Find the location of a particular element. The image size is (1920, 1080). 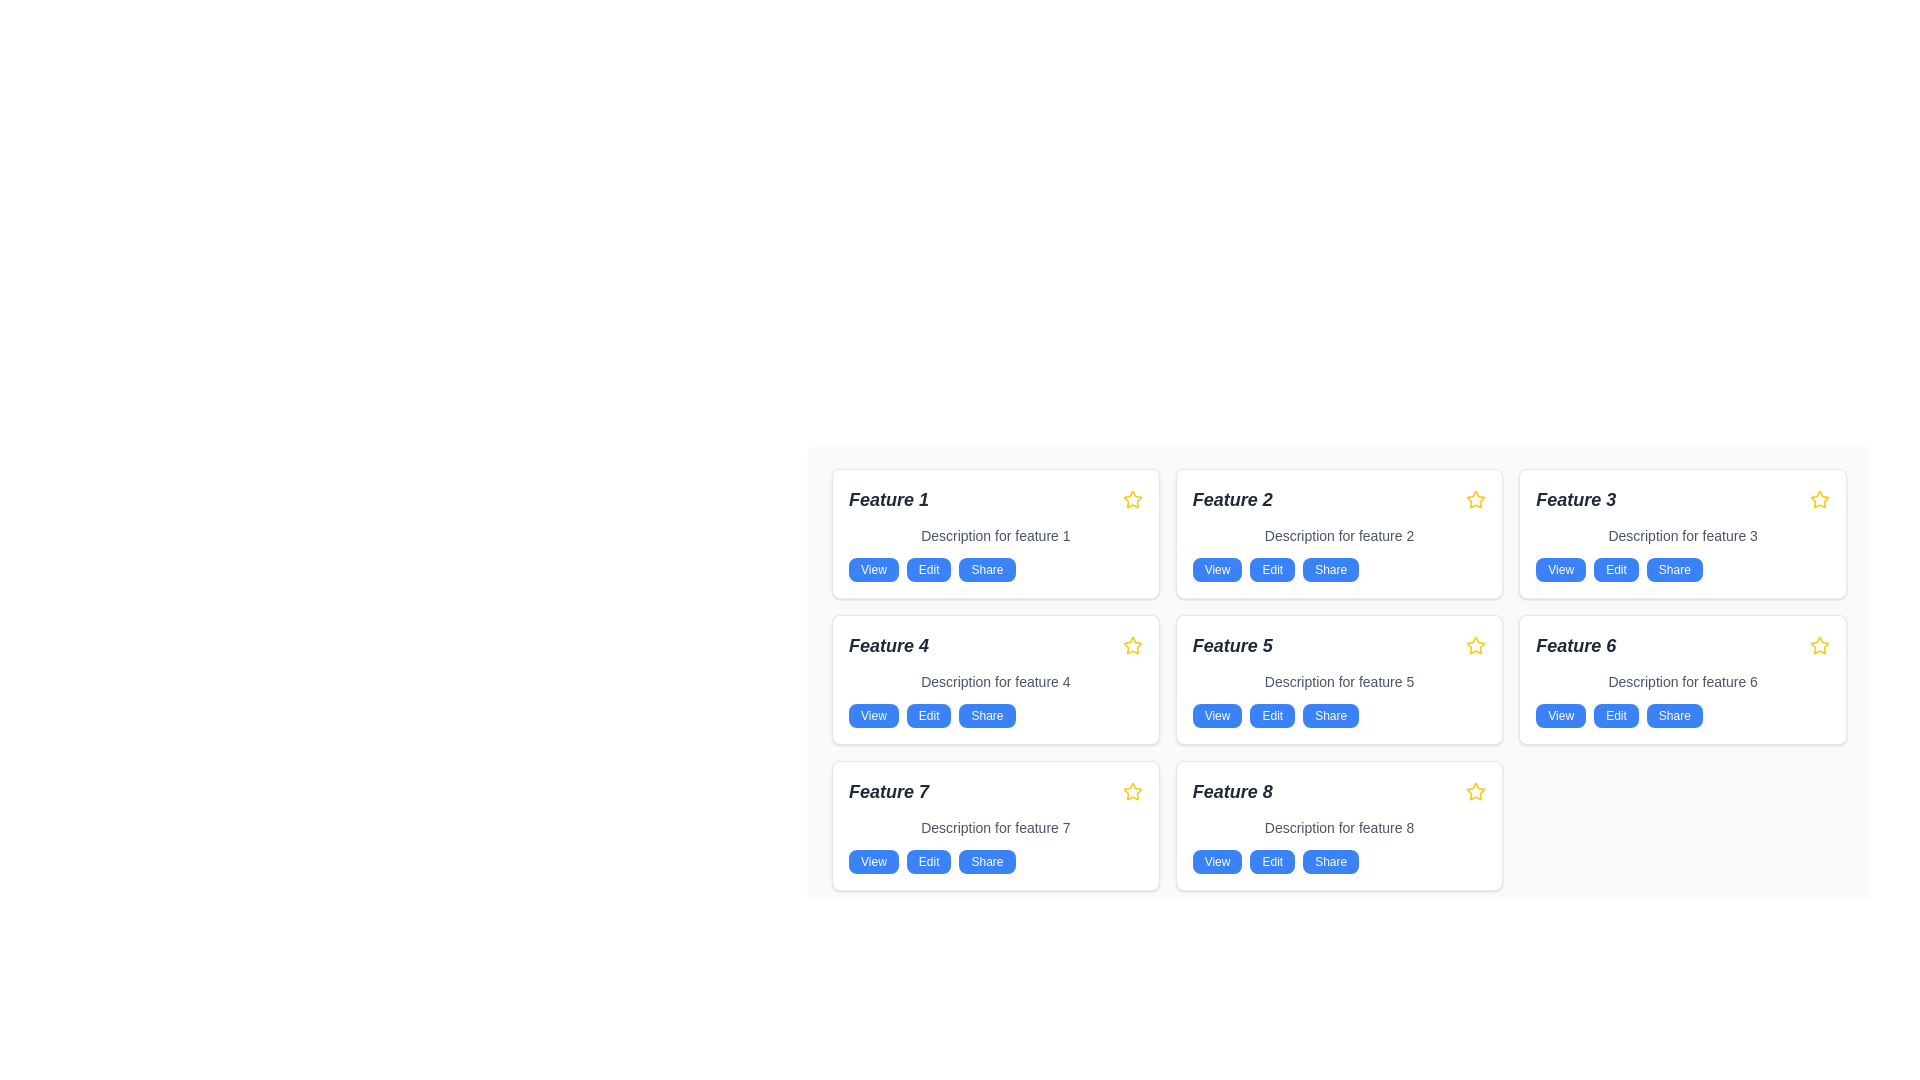

the 'Share' button located below the text 'Description for feature 1' in the first feature card from the left in the top row of the grid layout is located at coordinates (995, 570).